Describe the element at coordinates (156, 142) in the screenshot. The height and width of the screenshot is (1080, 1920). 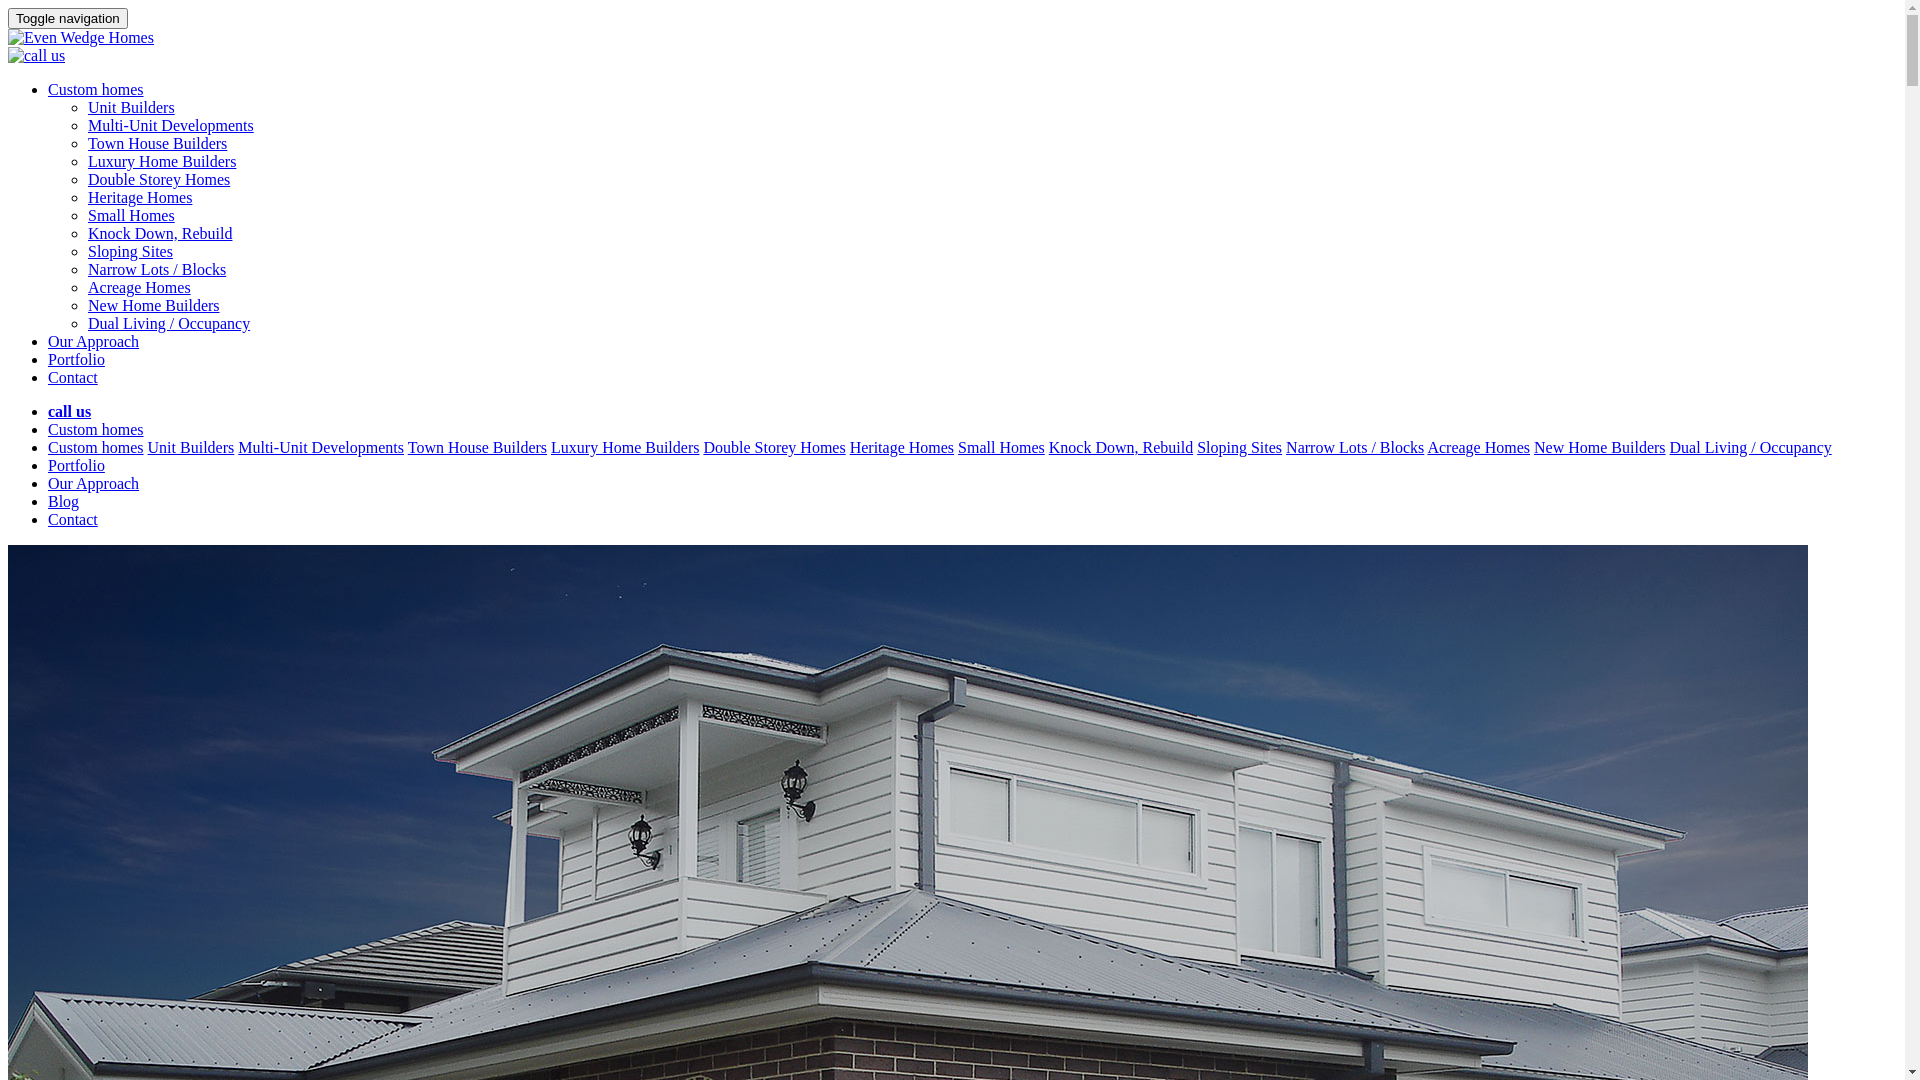
I see `'Town House Builders'` at that location.